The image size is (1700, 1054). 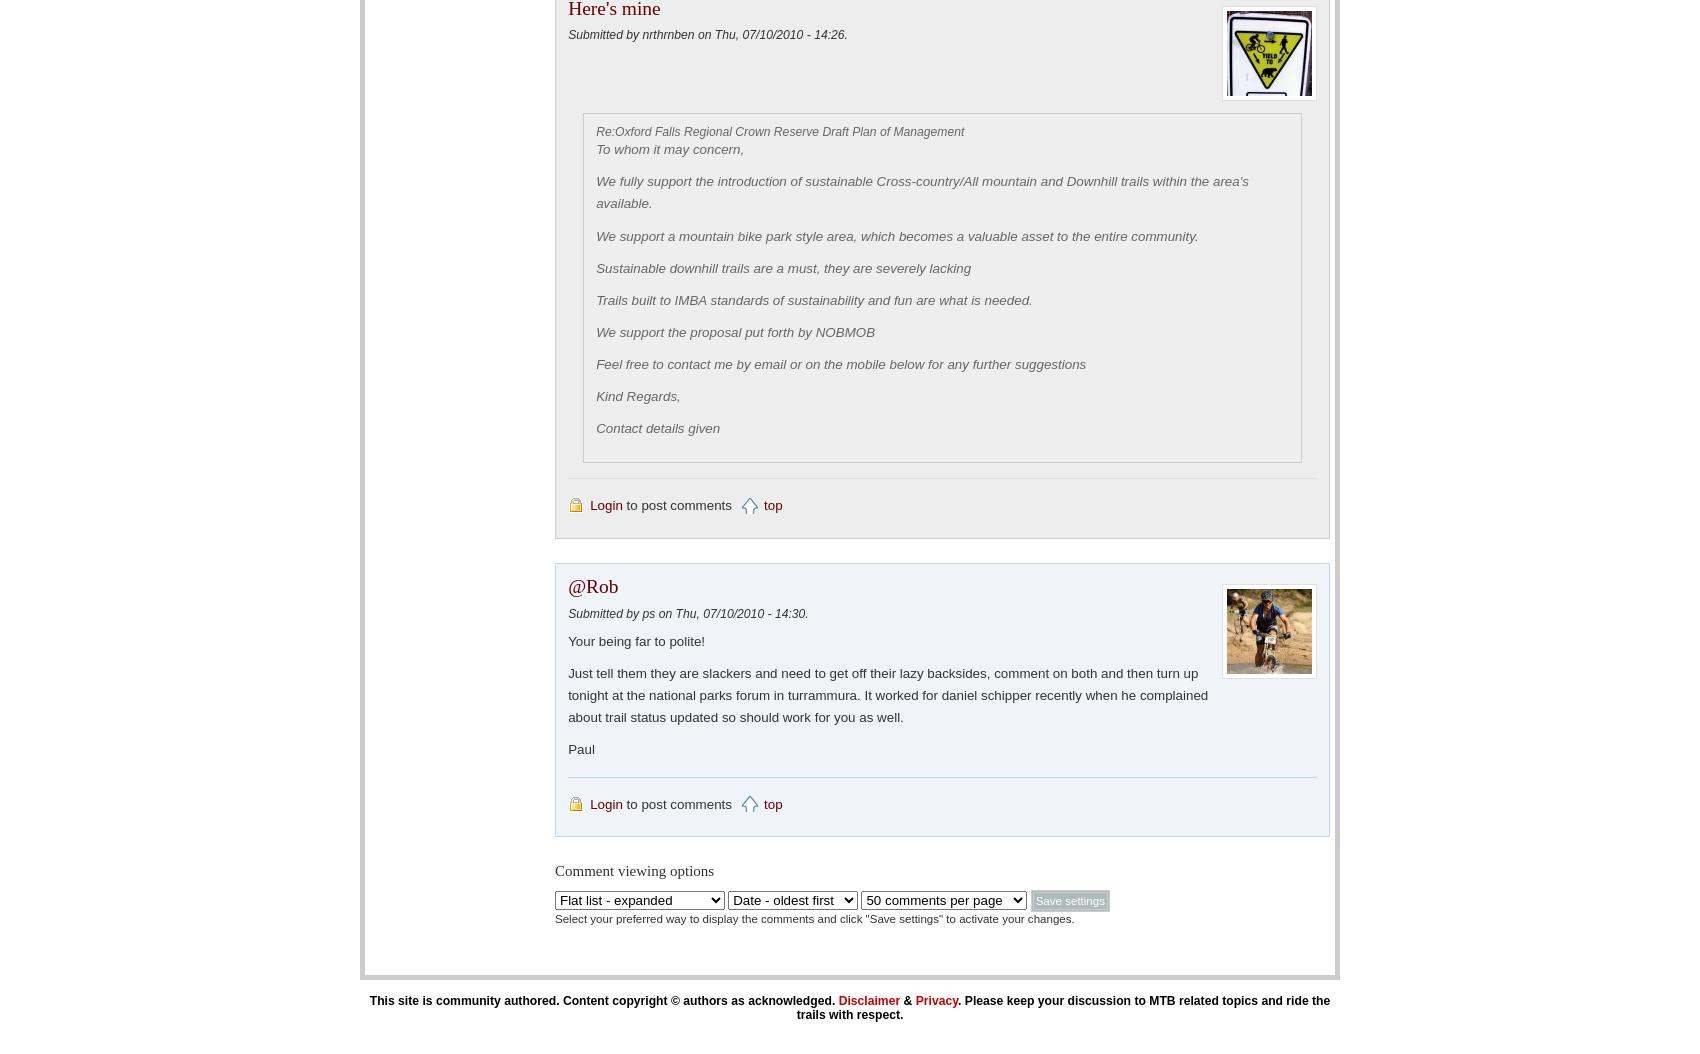 I want to click on 'Privacy', so click(x=936, y=1000).